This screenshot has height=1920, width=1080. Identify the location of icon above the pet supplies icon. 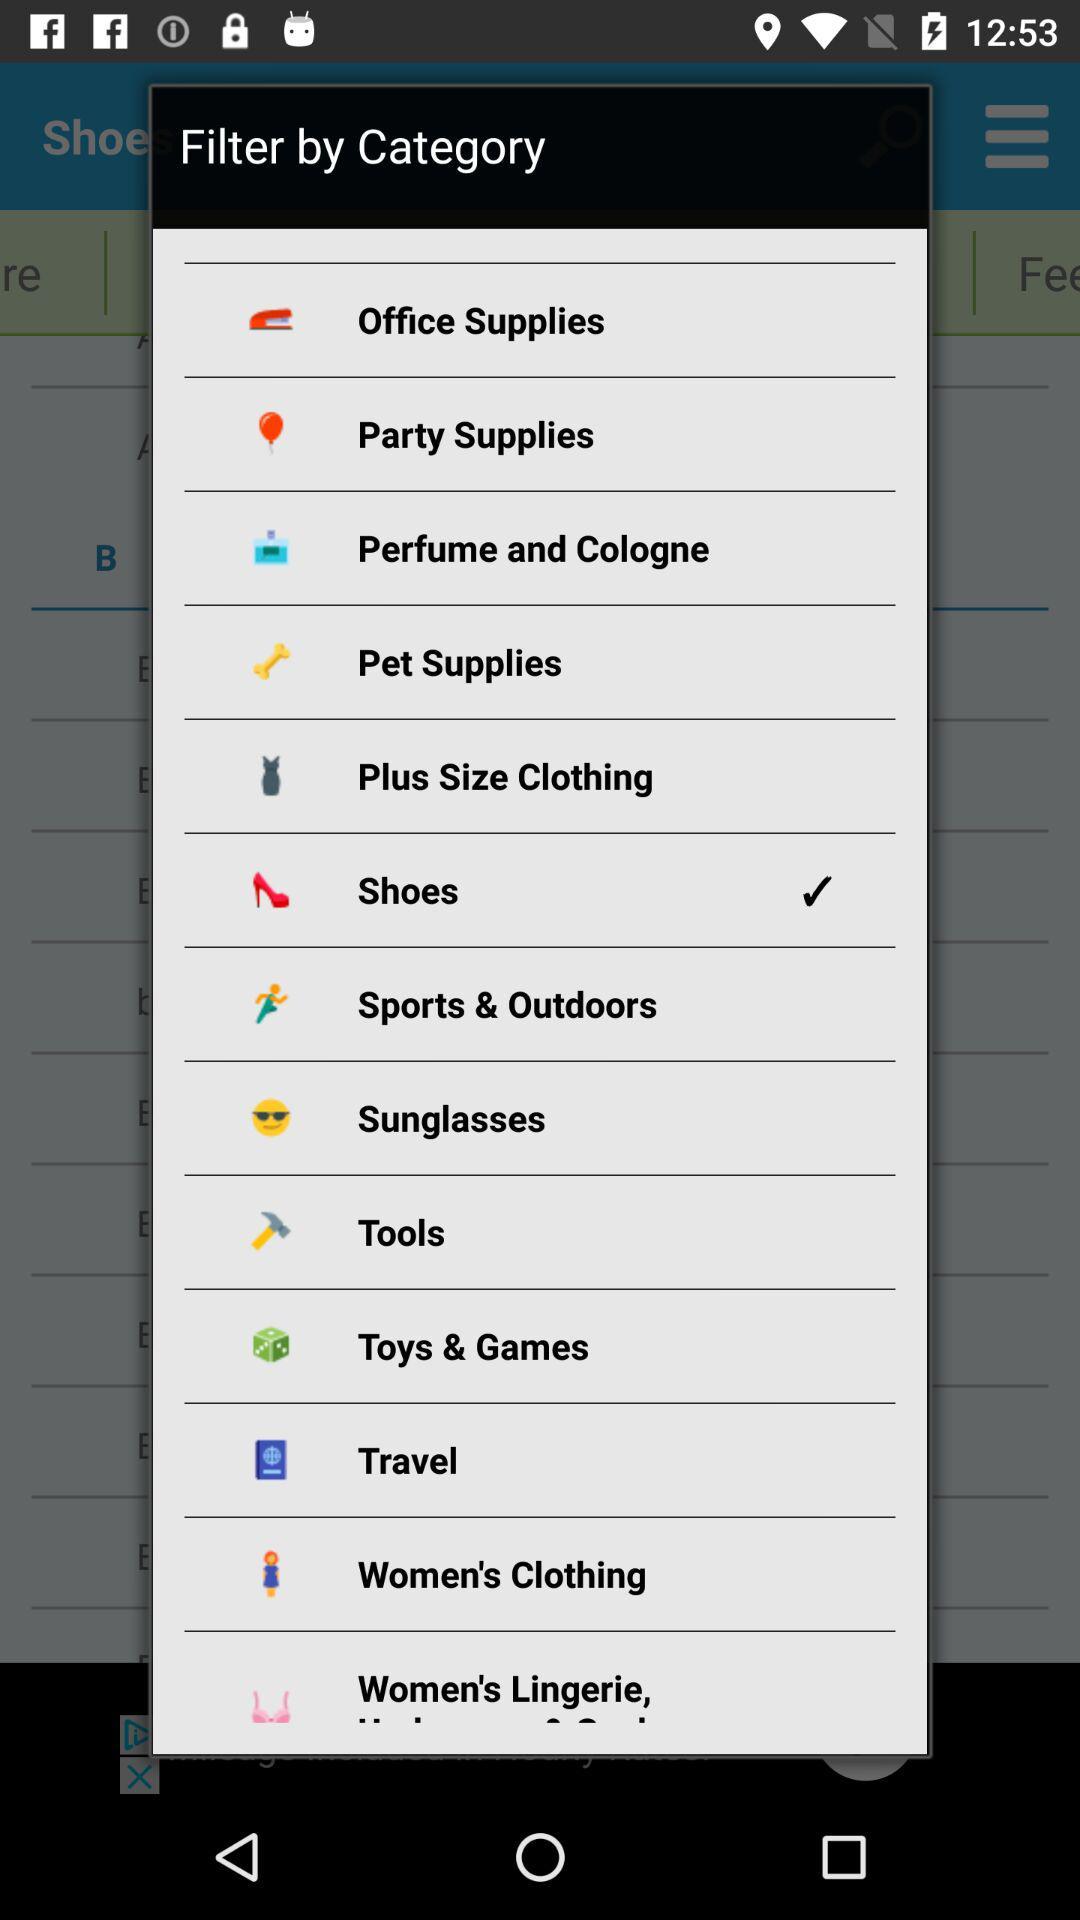
(563, 547).